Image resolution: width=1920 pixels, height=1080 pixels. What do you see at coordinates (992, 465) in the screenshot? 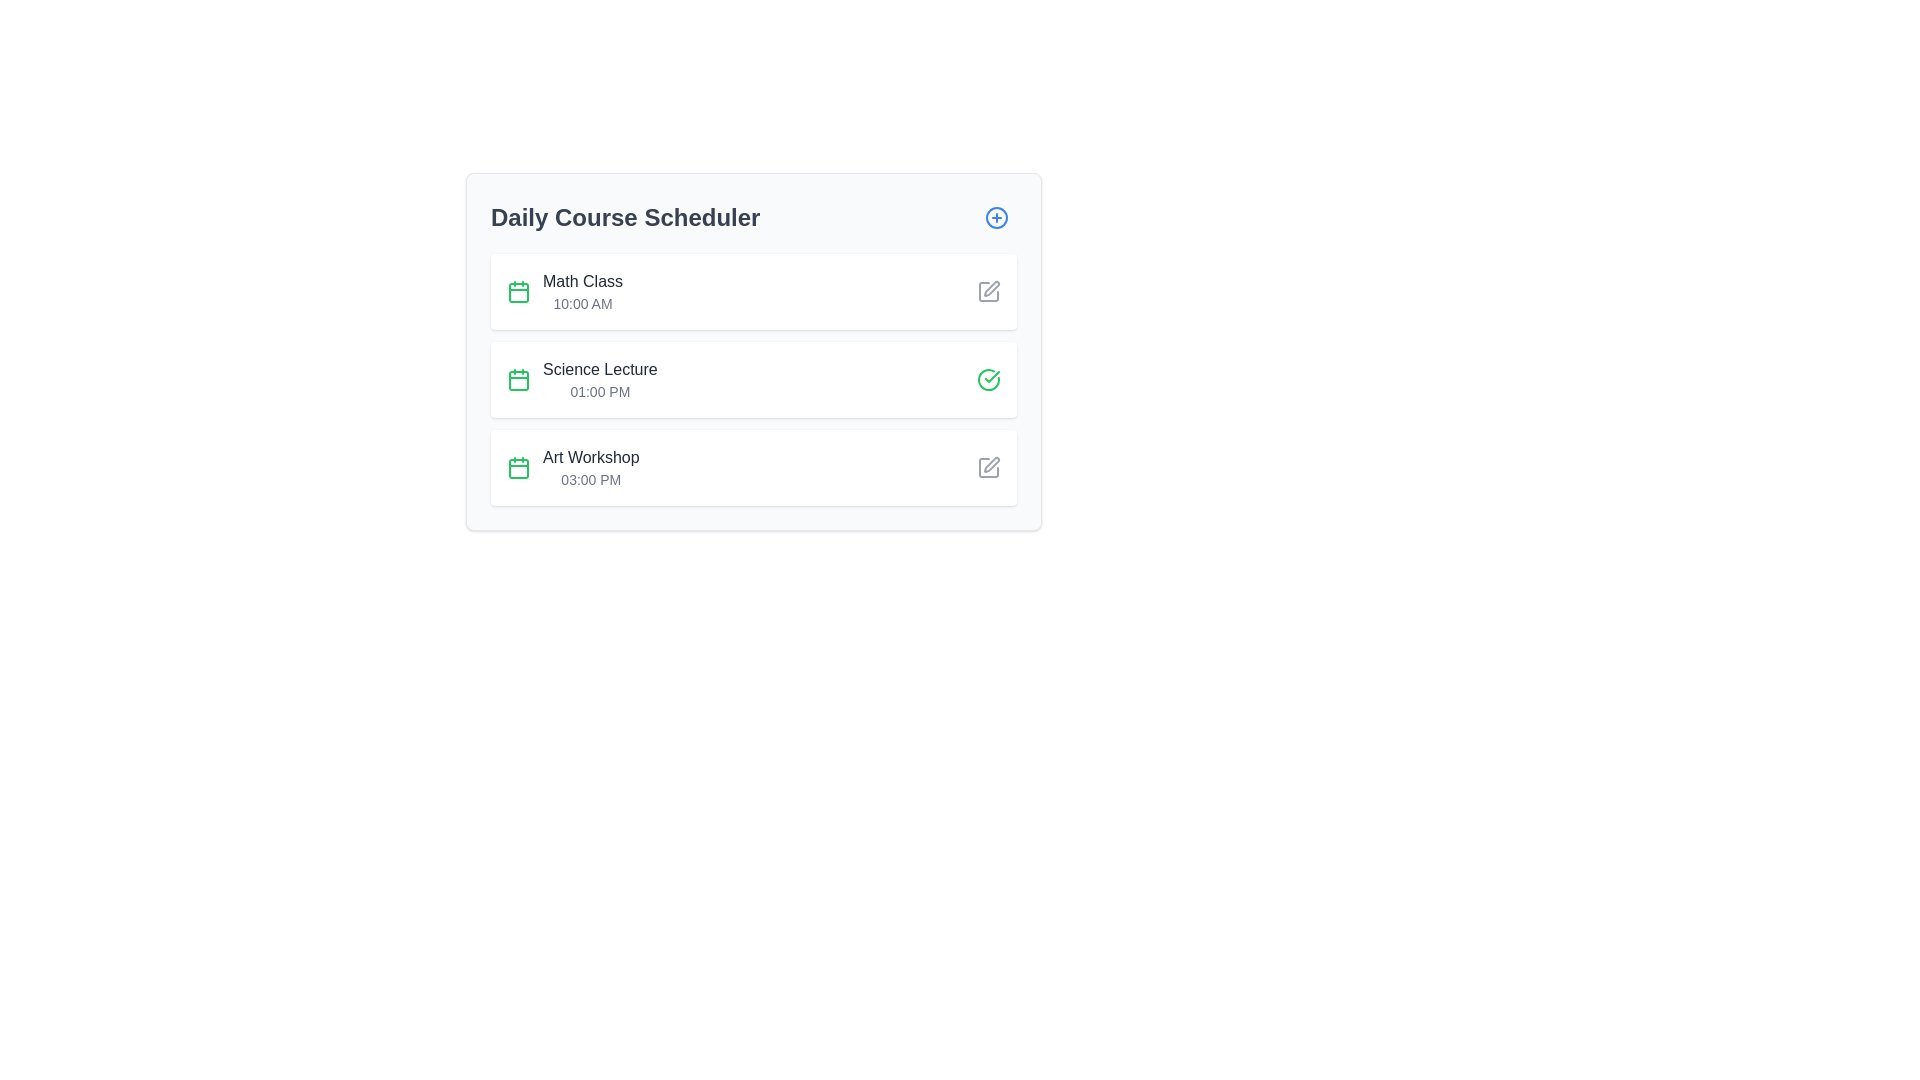
I see `the Icon button for the 'Art Workshop' entry located in the third row under 'Daily Course Scheduler', to the right of the '03:00 PM' text` at bounding box center [992, 465].